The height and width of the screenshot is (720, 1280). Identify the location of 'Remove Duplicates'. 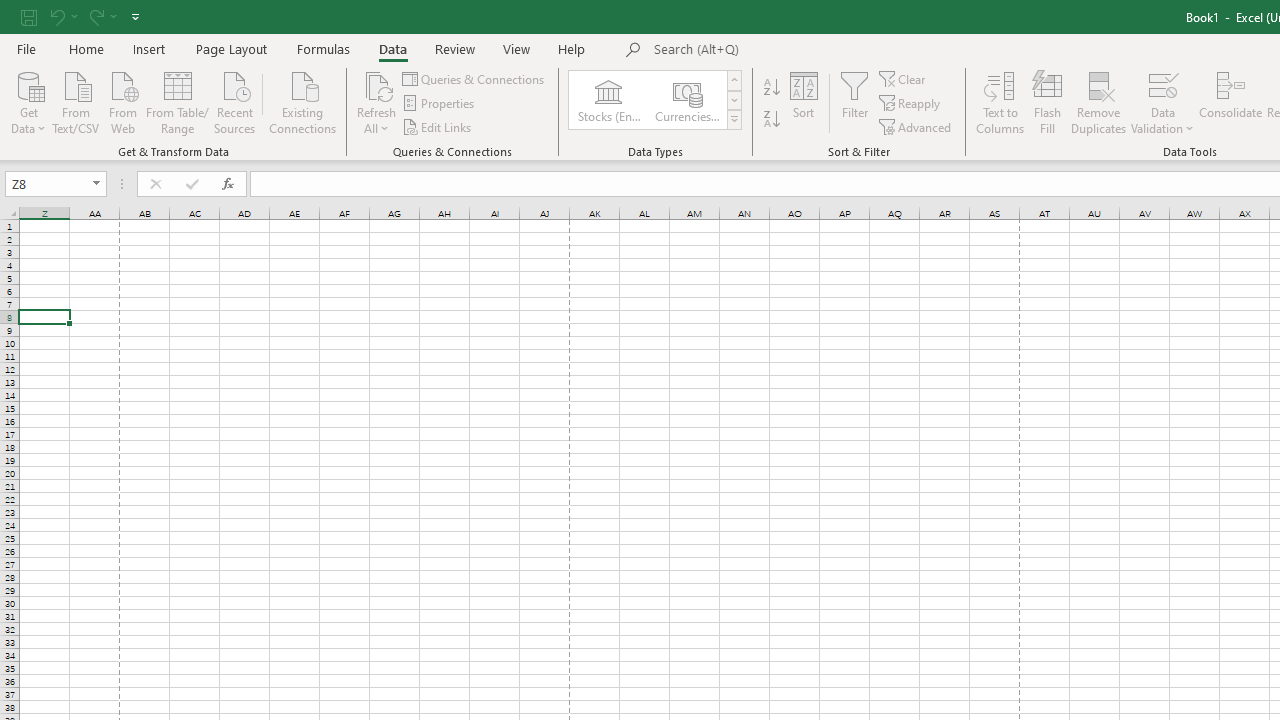
(1097, 103).